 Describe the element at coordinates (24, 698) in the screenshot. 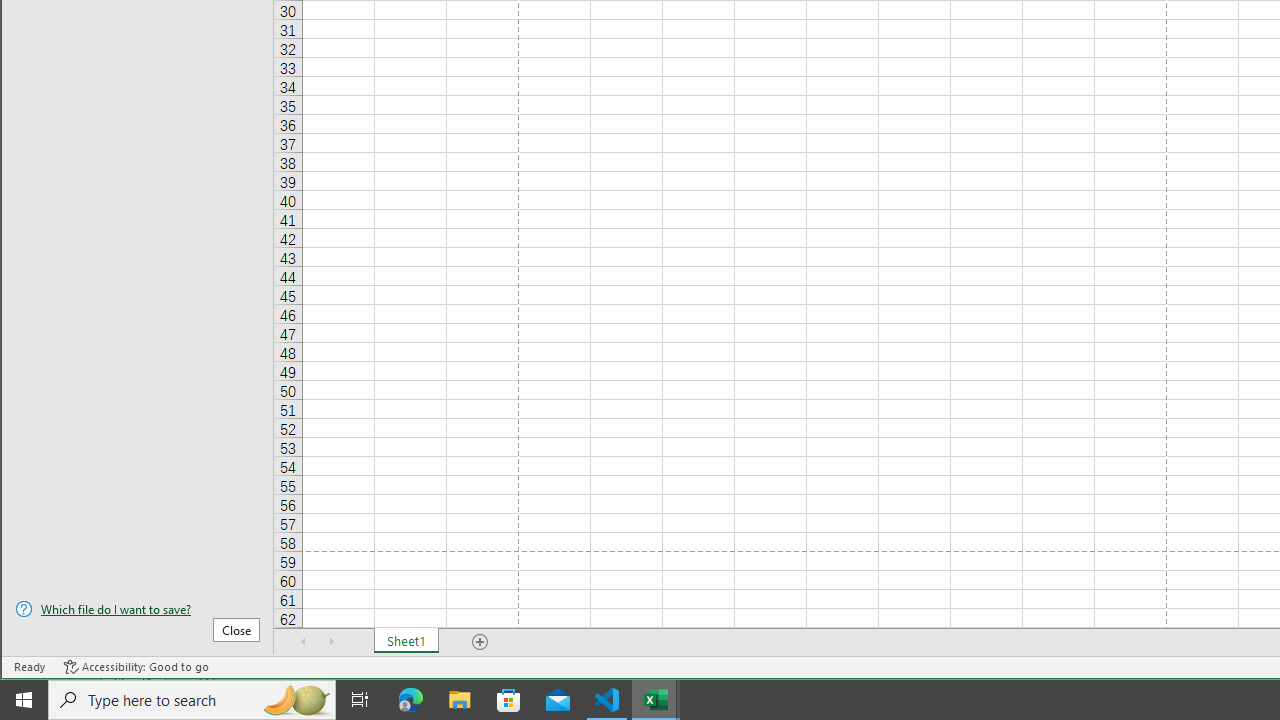

I see `'Start'` at that location.